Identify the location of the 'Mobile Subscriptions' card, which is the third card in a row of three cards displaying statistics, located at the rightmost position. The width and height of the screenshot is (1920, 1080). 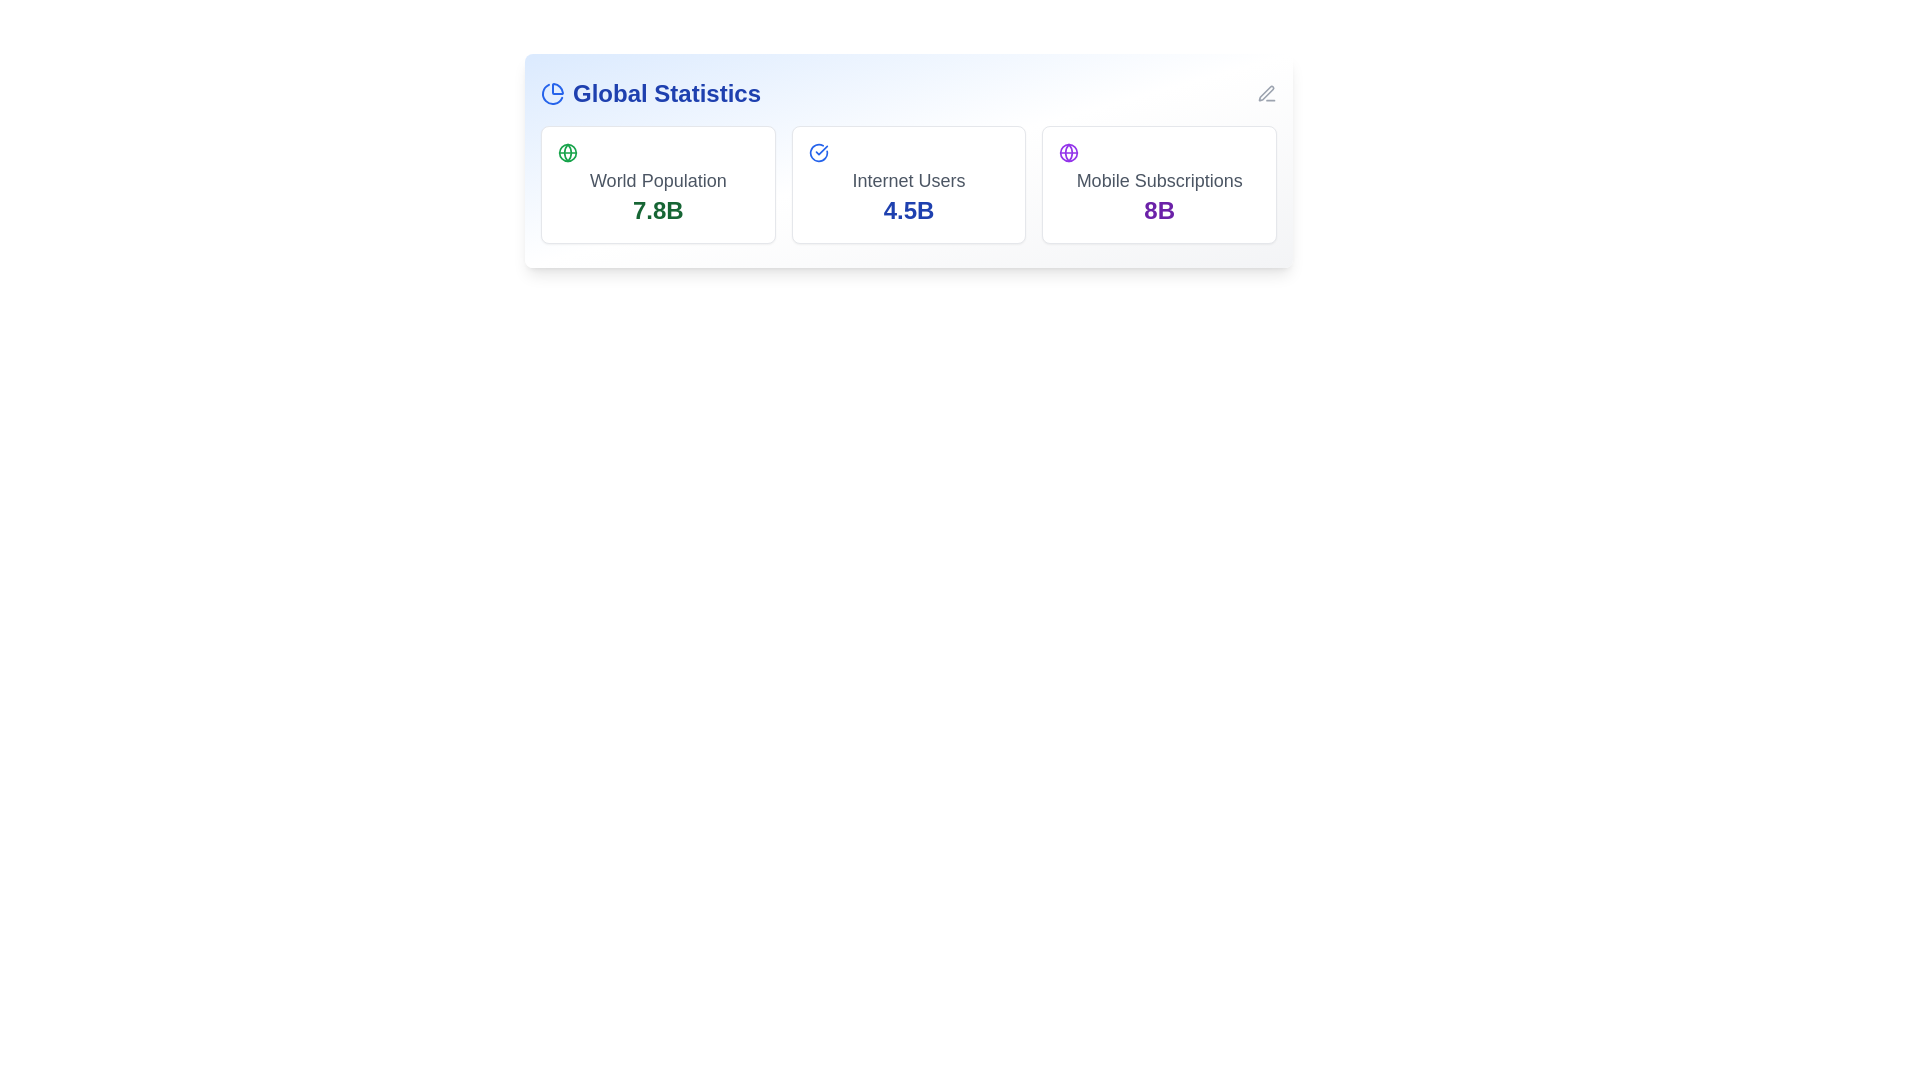
(1159, 185).